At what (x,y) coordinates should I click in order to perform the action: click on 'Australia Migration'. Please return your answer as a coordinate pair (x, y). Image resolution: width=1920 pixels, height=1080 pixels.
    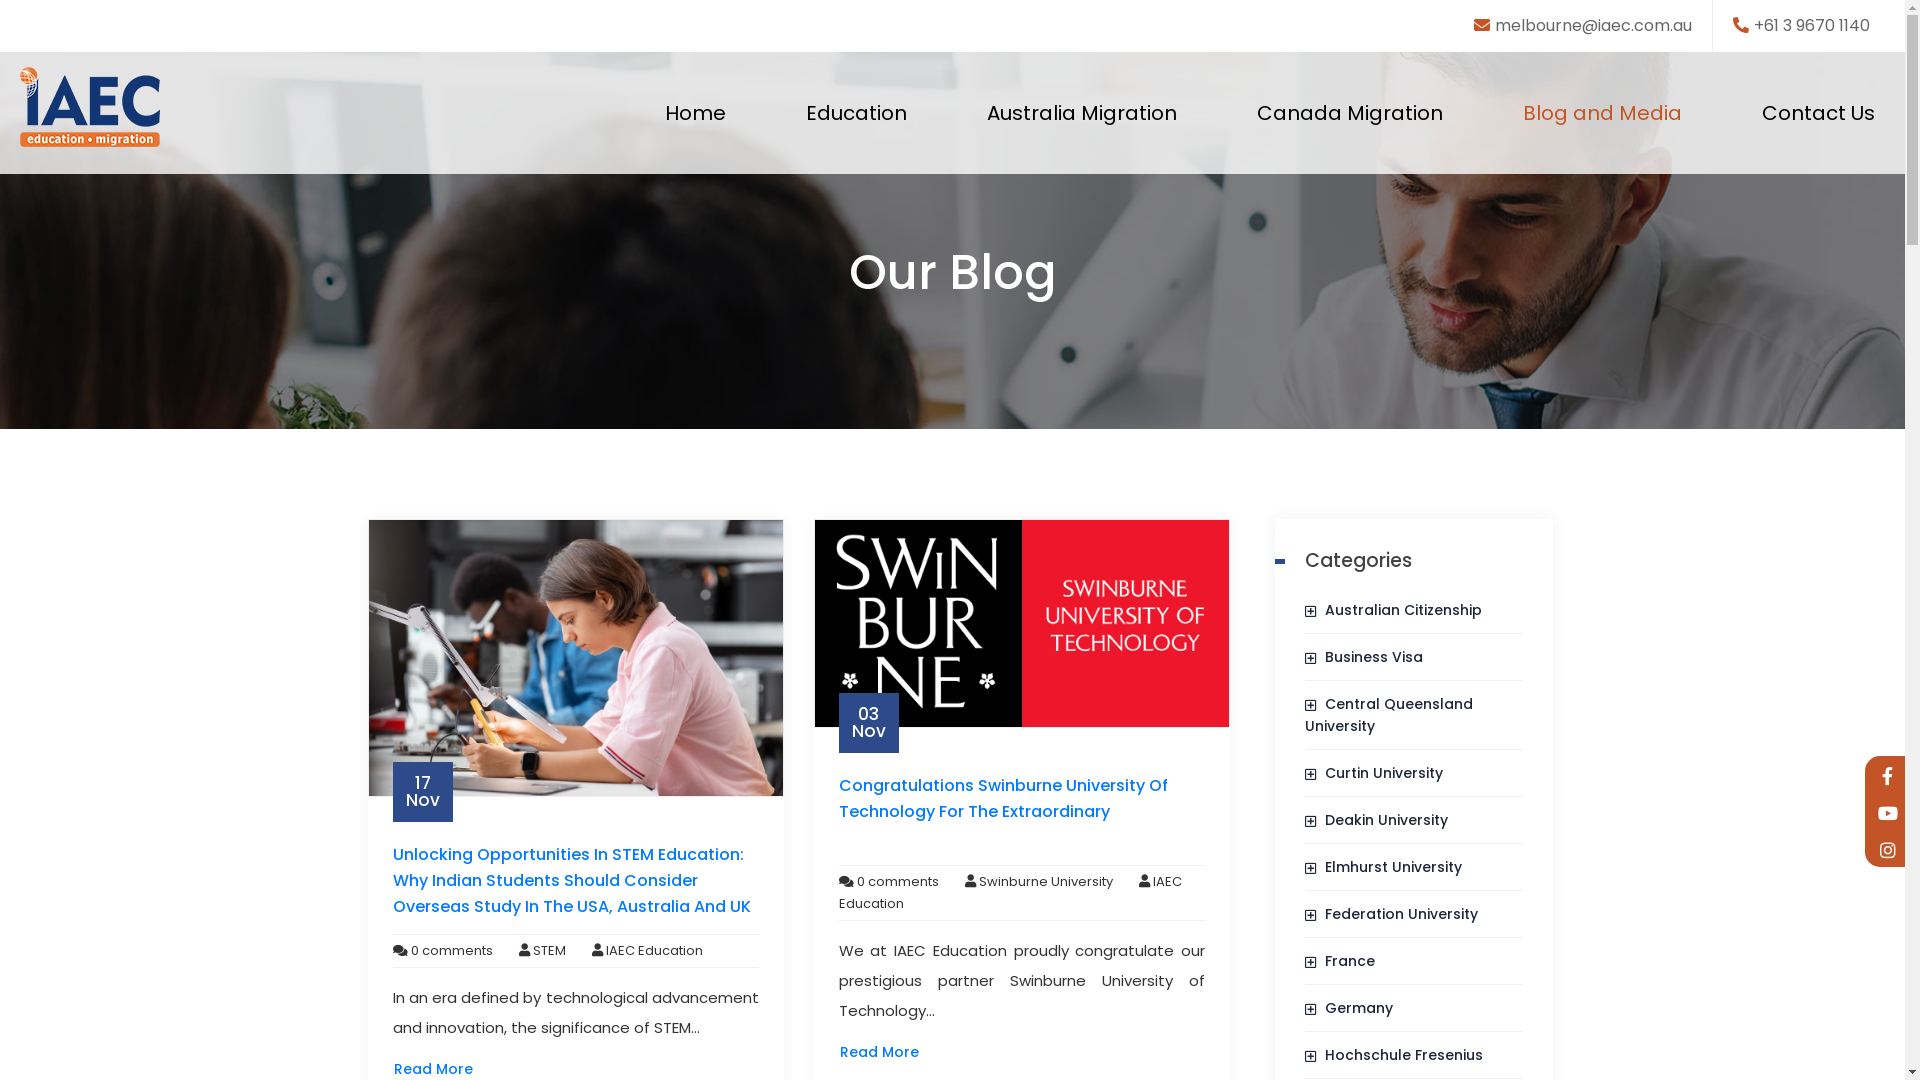
    Looking at the image, I should click on (977, 112).